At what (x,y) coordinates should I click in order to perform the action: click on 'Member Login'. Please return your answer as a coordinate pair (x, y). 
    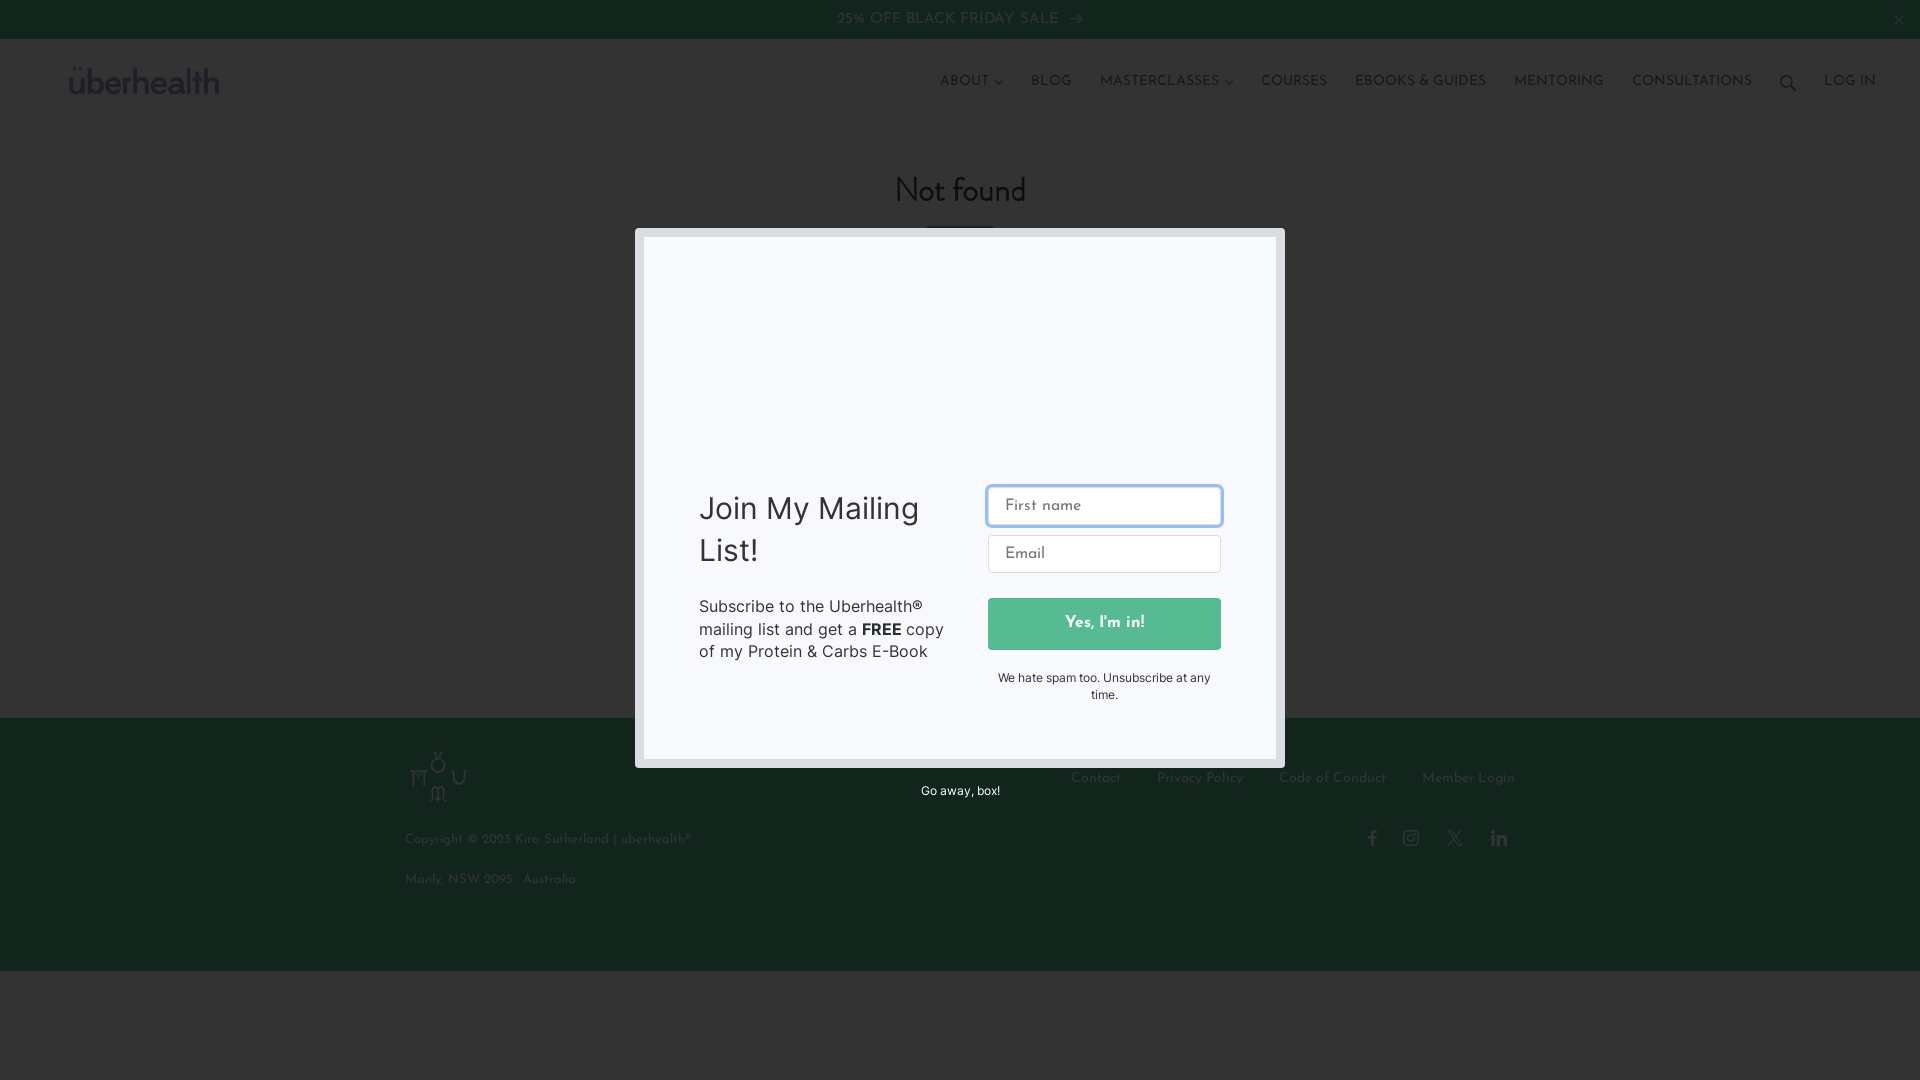
    Looking at the image, I should click on (1468, 778).